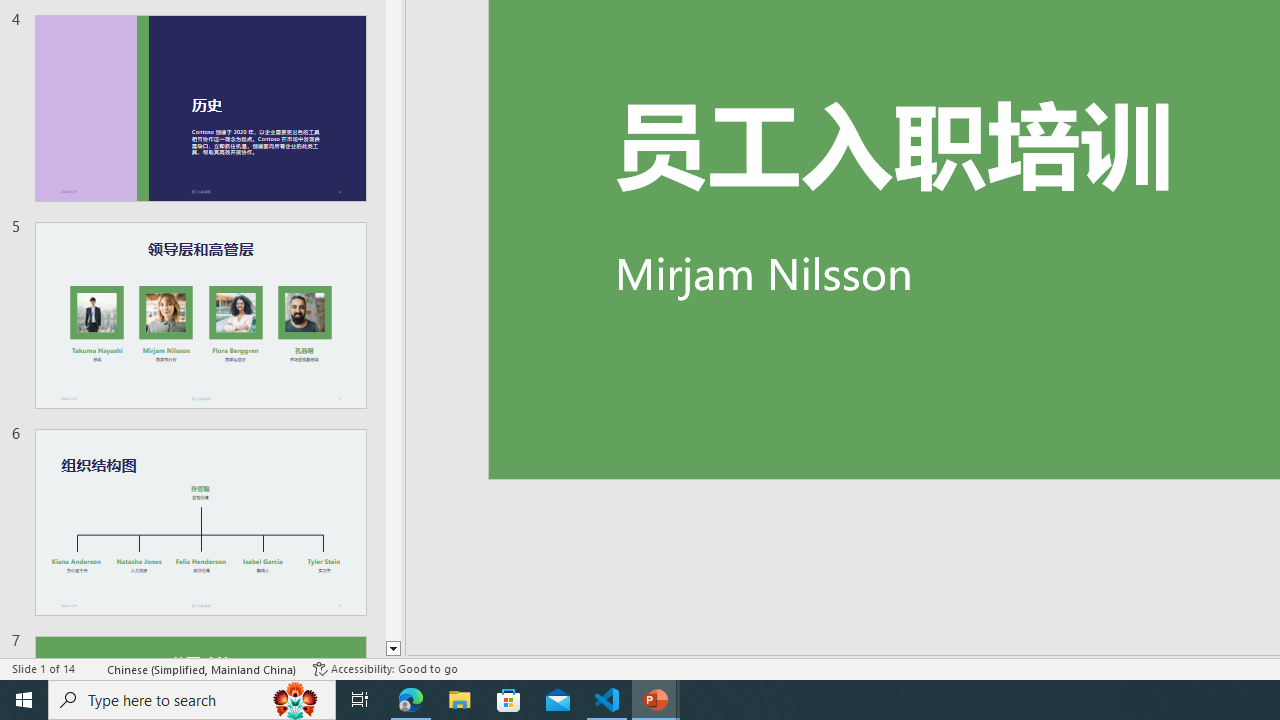 Image resolution: width=1280 pixels, height=720 pixels. Describe the element at coordinates (91, 669) in the screenshot. I see `'Spell Check '` at that location.